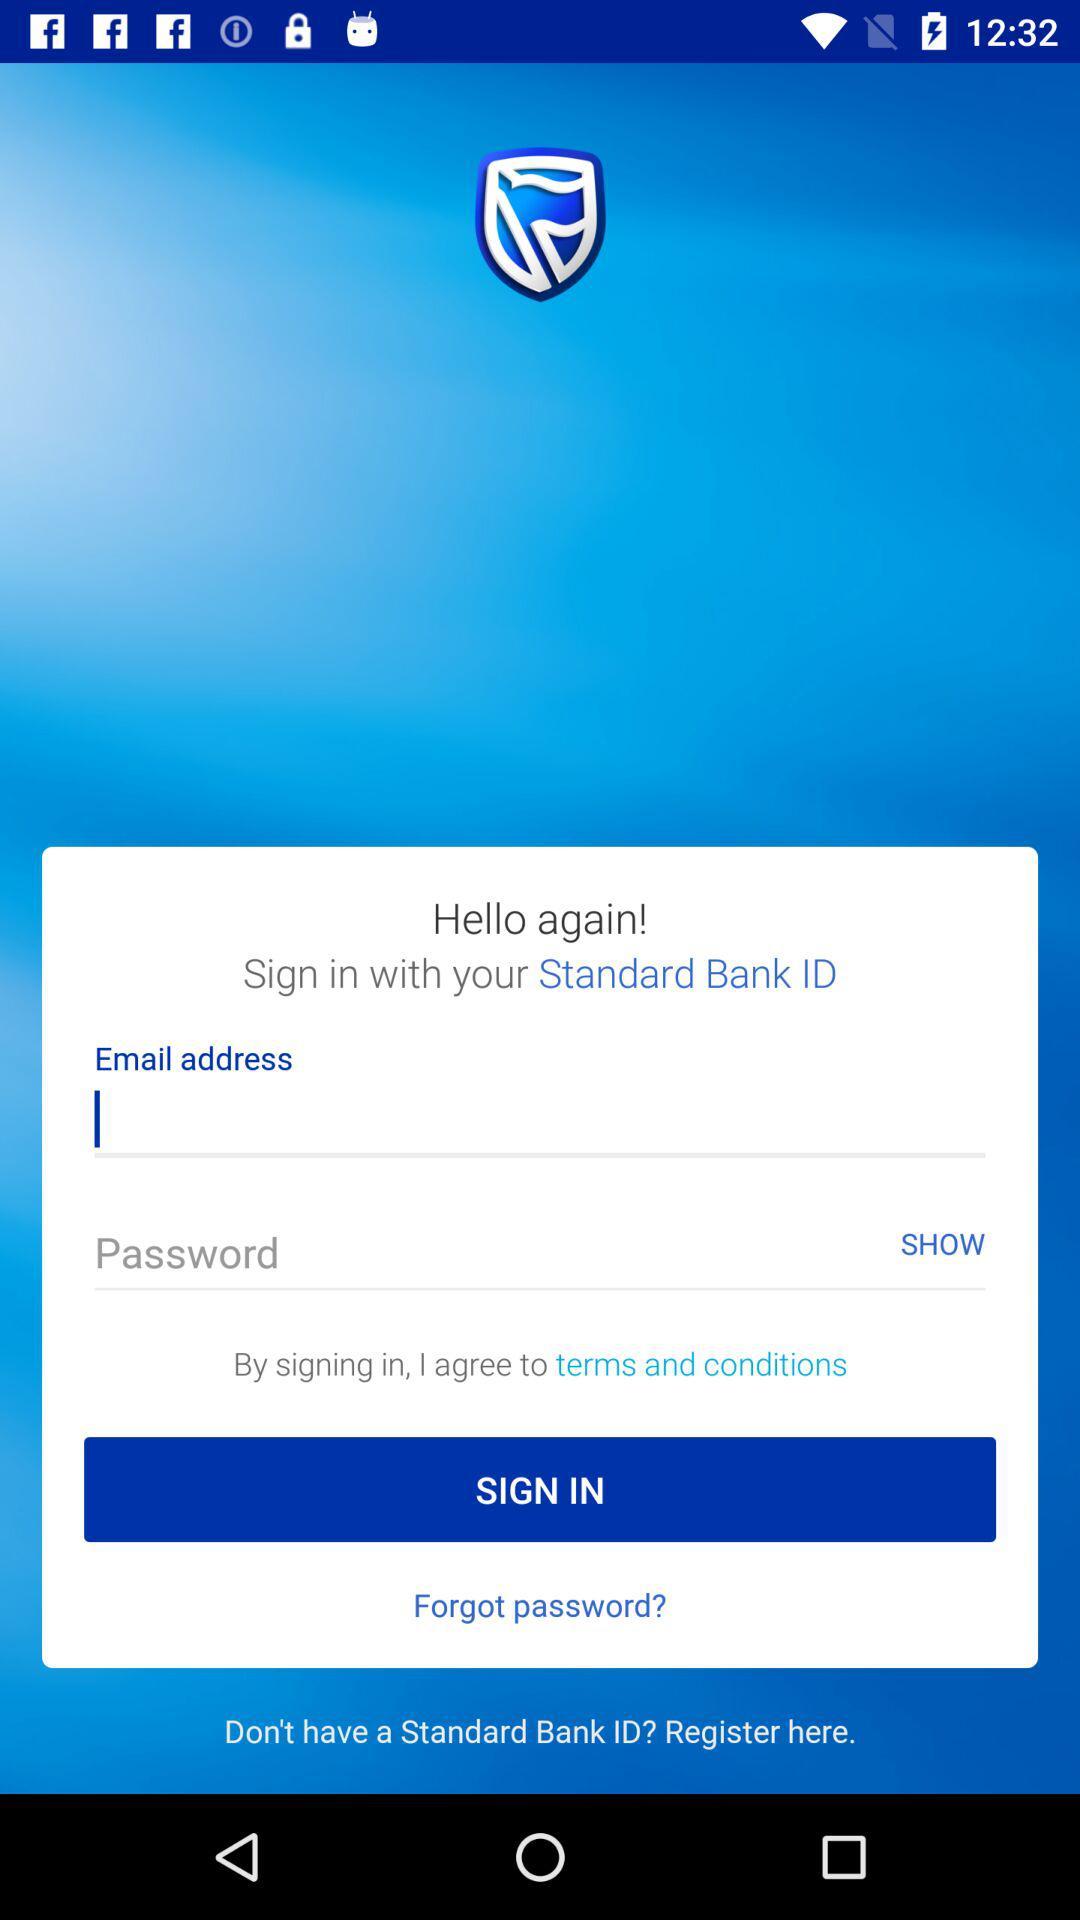  I want to click on email address, so click(540, 1107).